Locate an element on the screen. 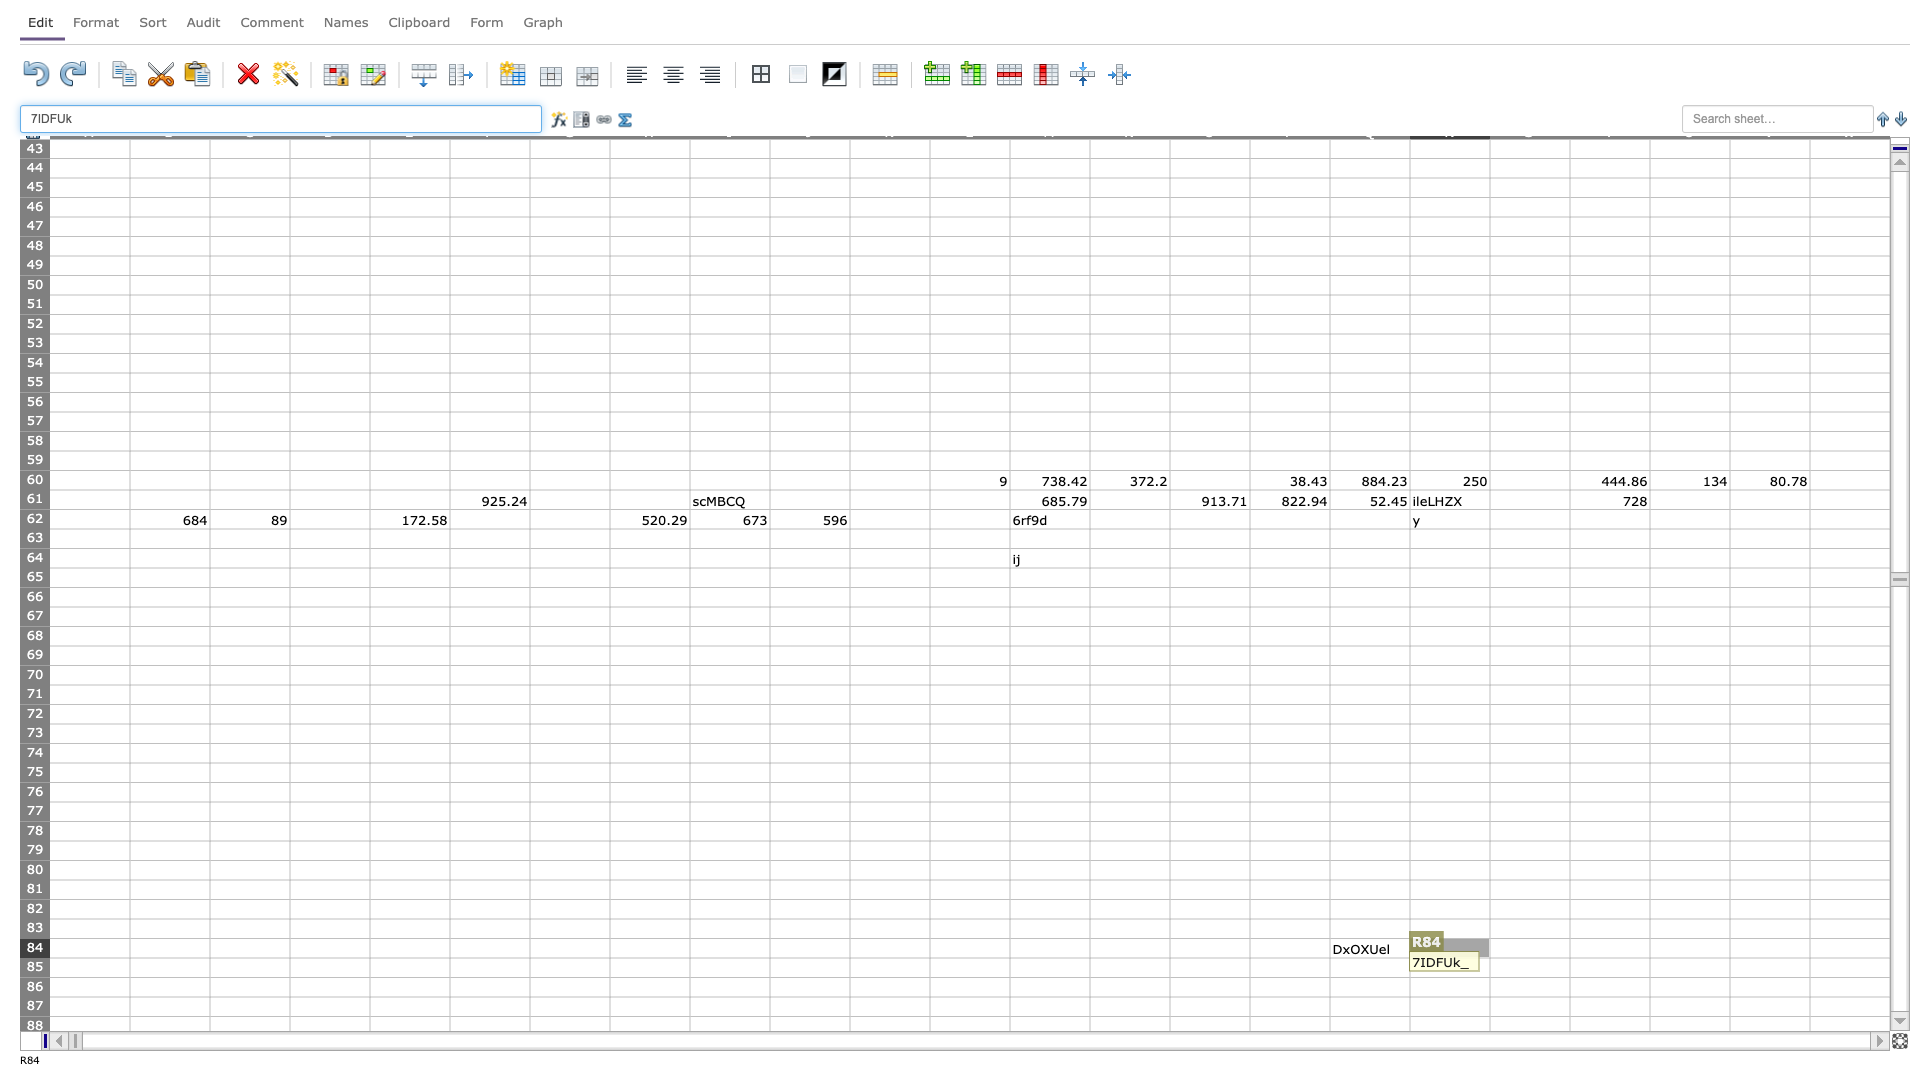  Left side boundary of S85 is located at coordinates (1489, 966).